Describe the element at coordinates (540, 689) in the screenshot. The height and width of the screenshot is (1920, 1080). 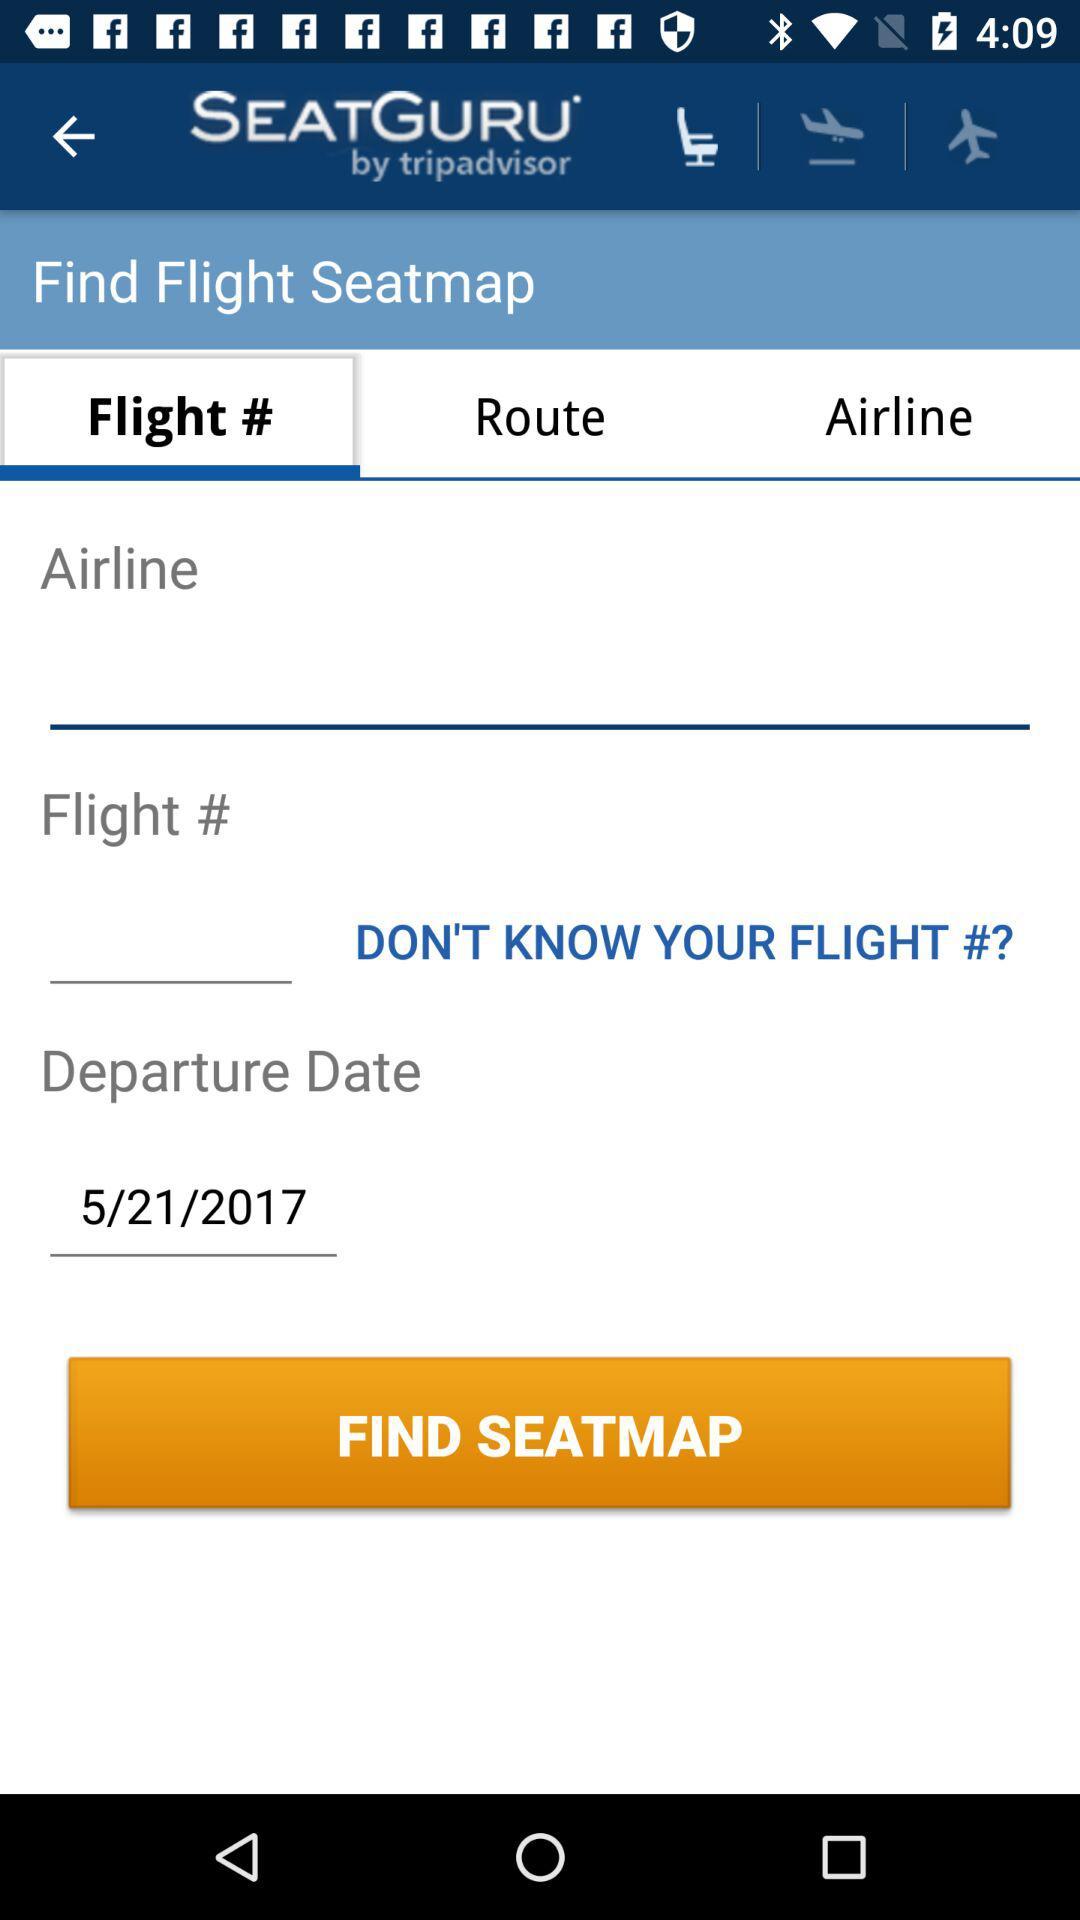
I see `airline name` at that location.